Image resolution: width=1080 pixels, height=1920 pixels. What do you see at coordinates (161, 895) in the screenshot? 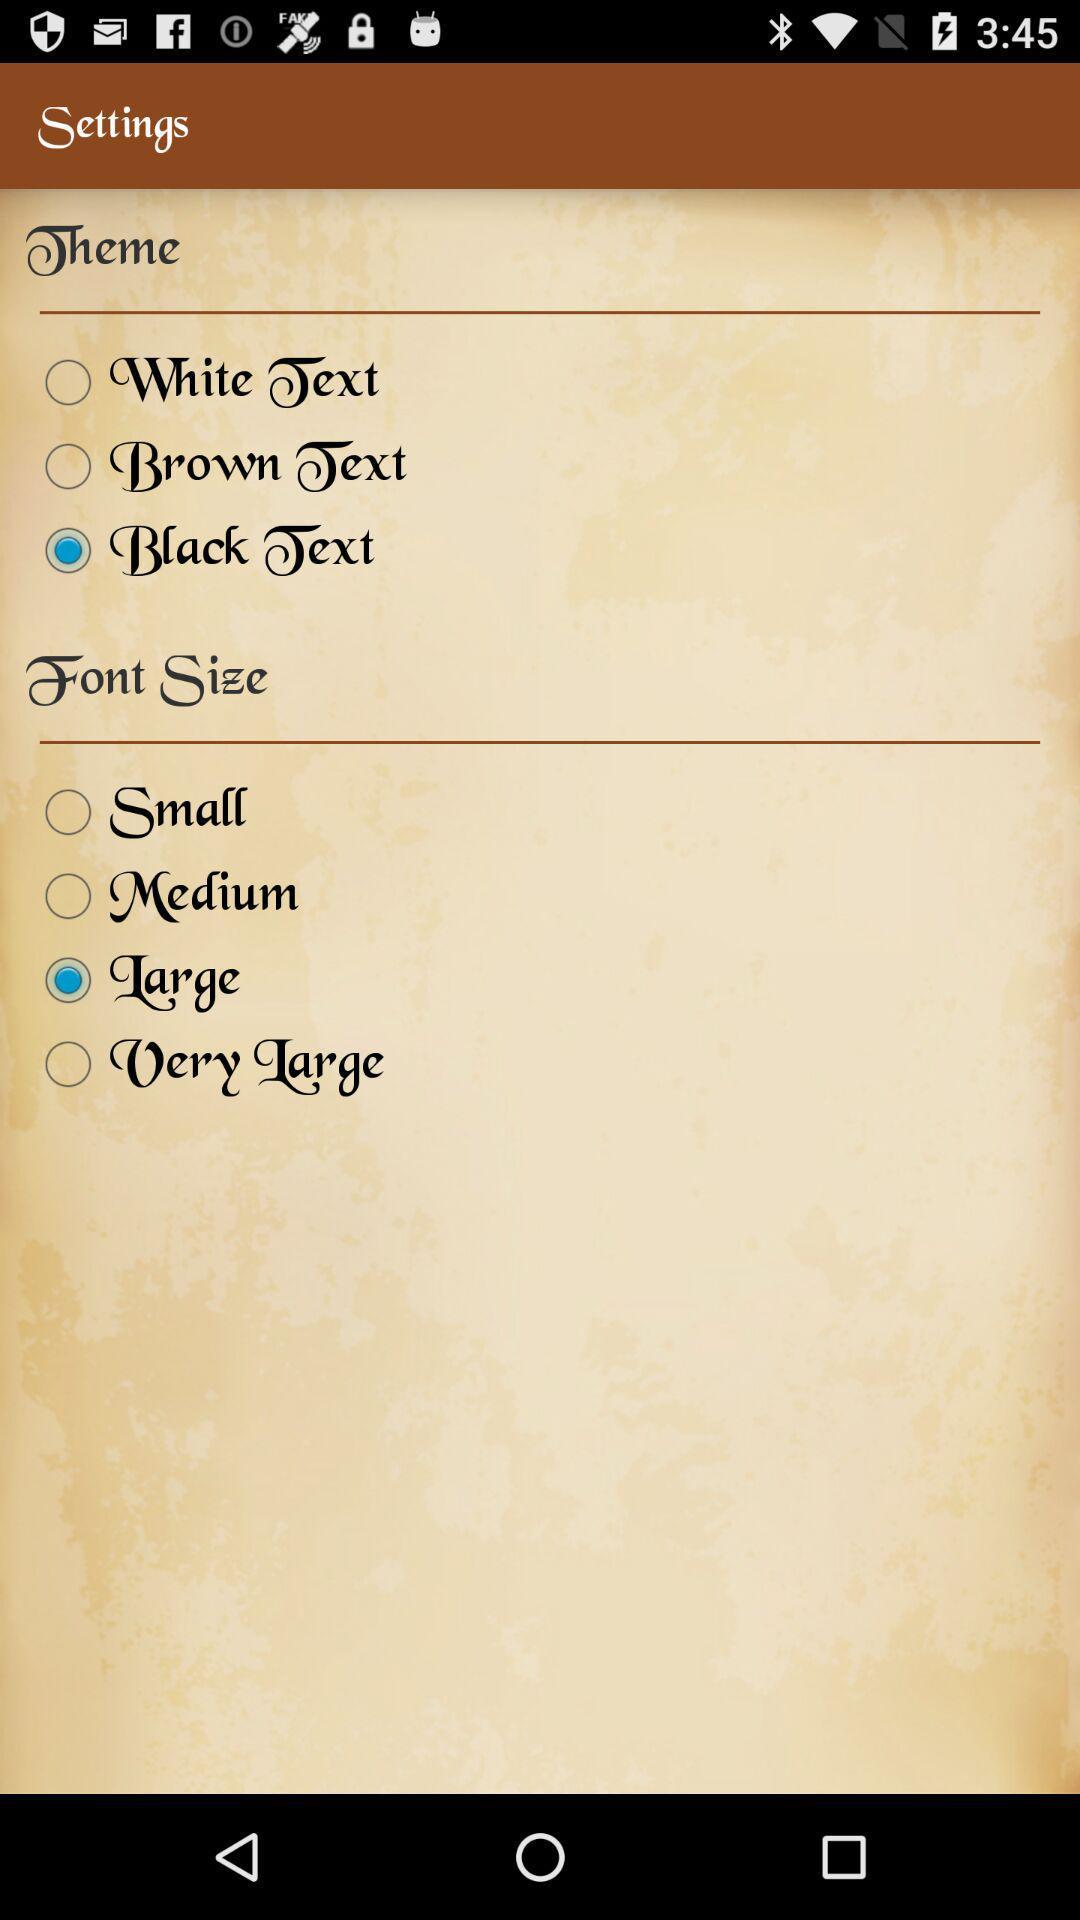
I see `item above large` at bounding box center [161, 895].